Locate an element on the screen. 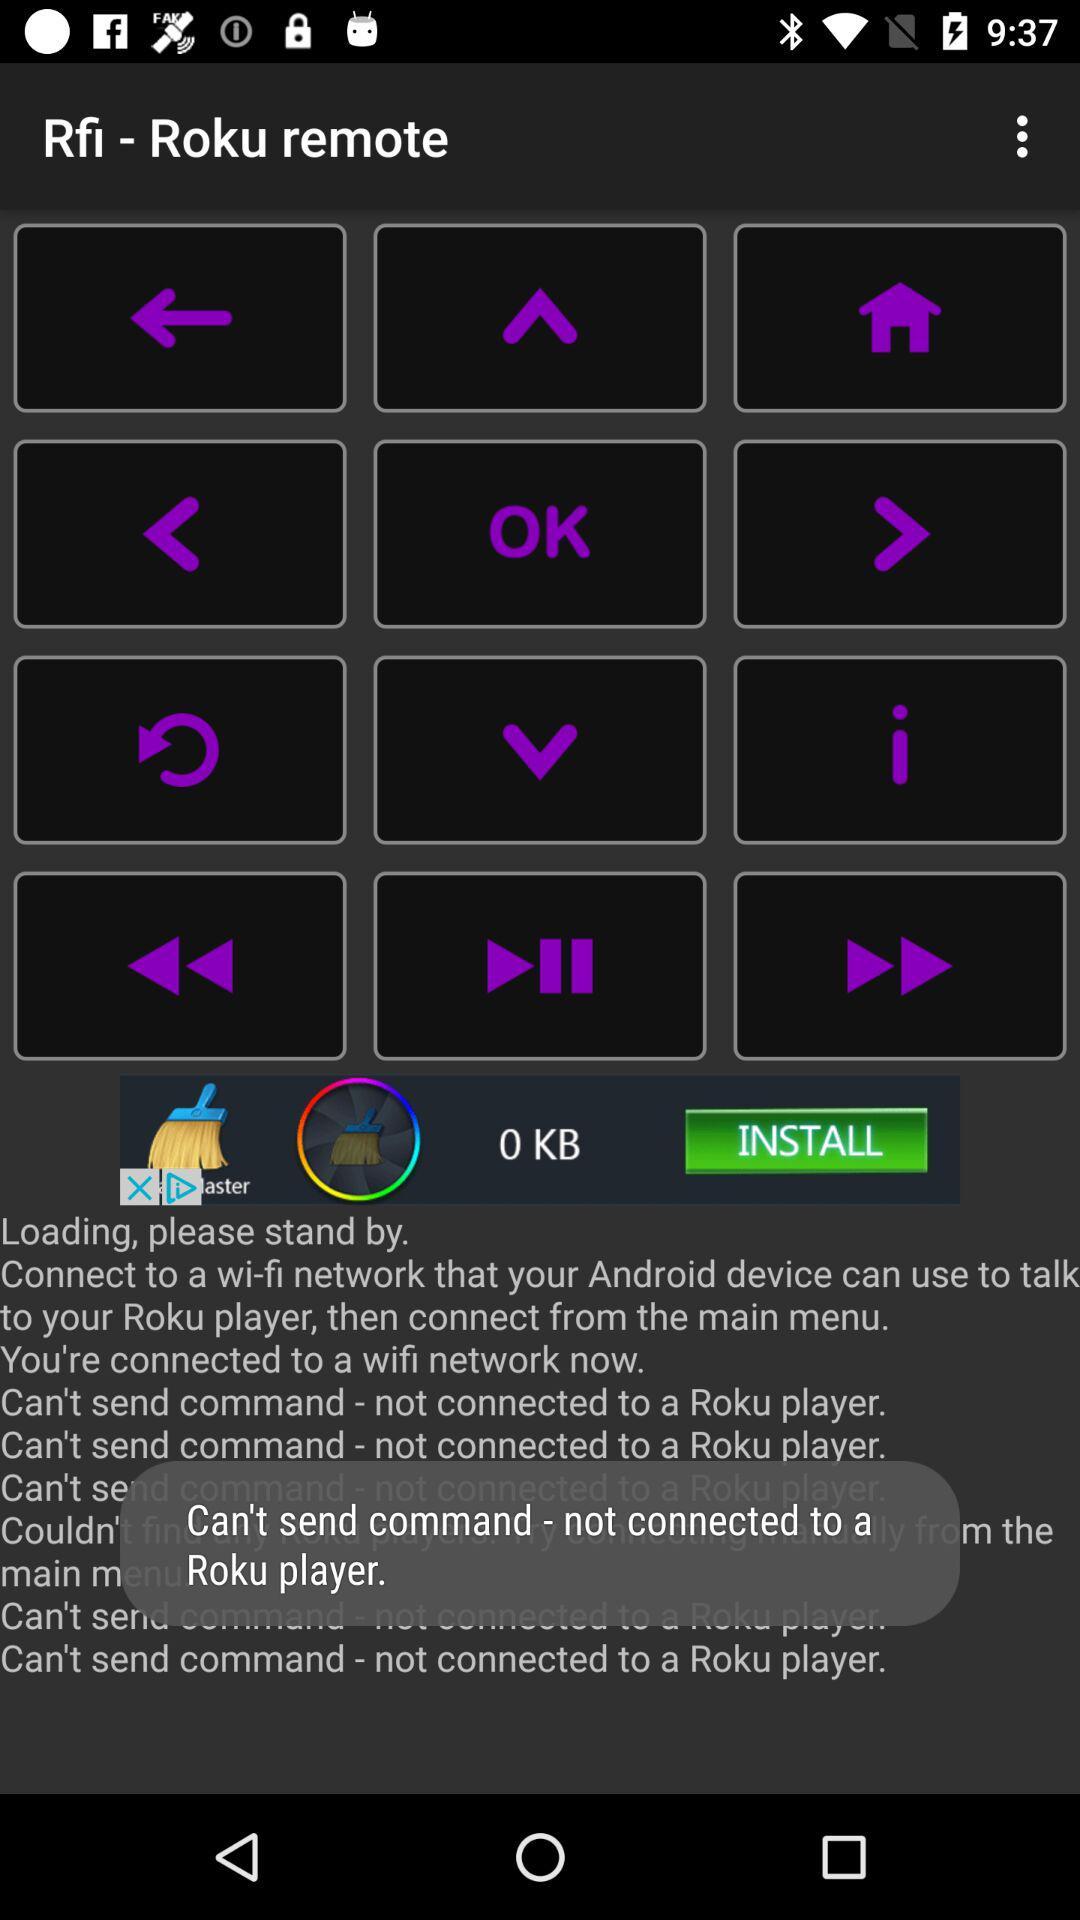 This screenshot has width=1080, height=1920. next page the article is located at coordinates (898, 533).